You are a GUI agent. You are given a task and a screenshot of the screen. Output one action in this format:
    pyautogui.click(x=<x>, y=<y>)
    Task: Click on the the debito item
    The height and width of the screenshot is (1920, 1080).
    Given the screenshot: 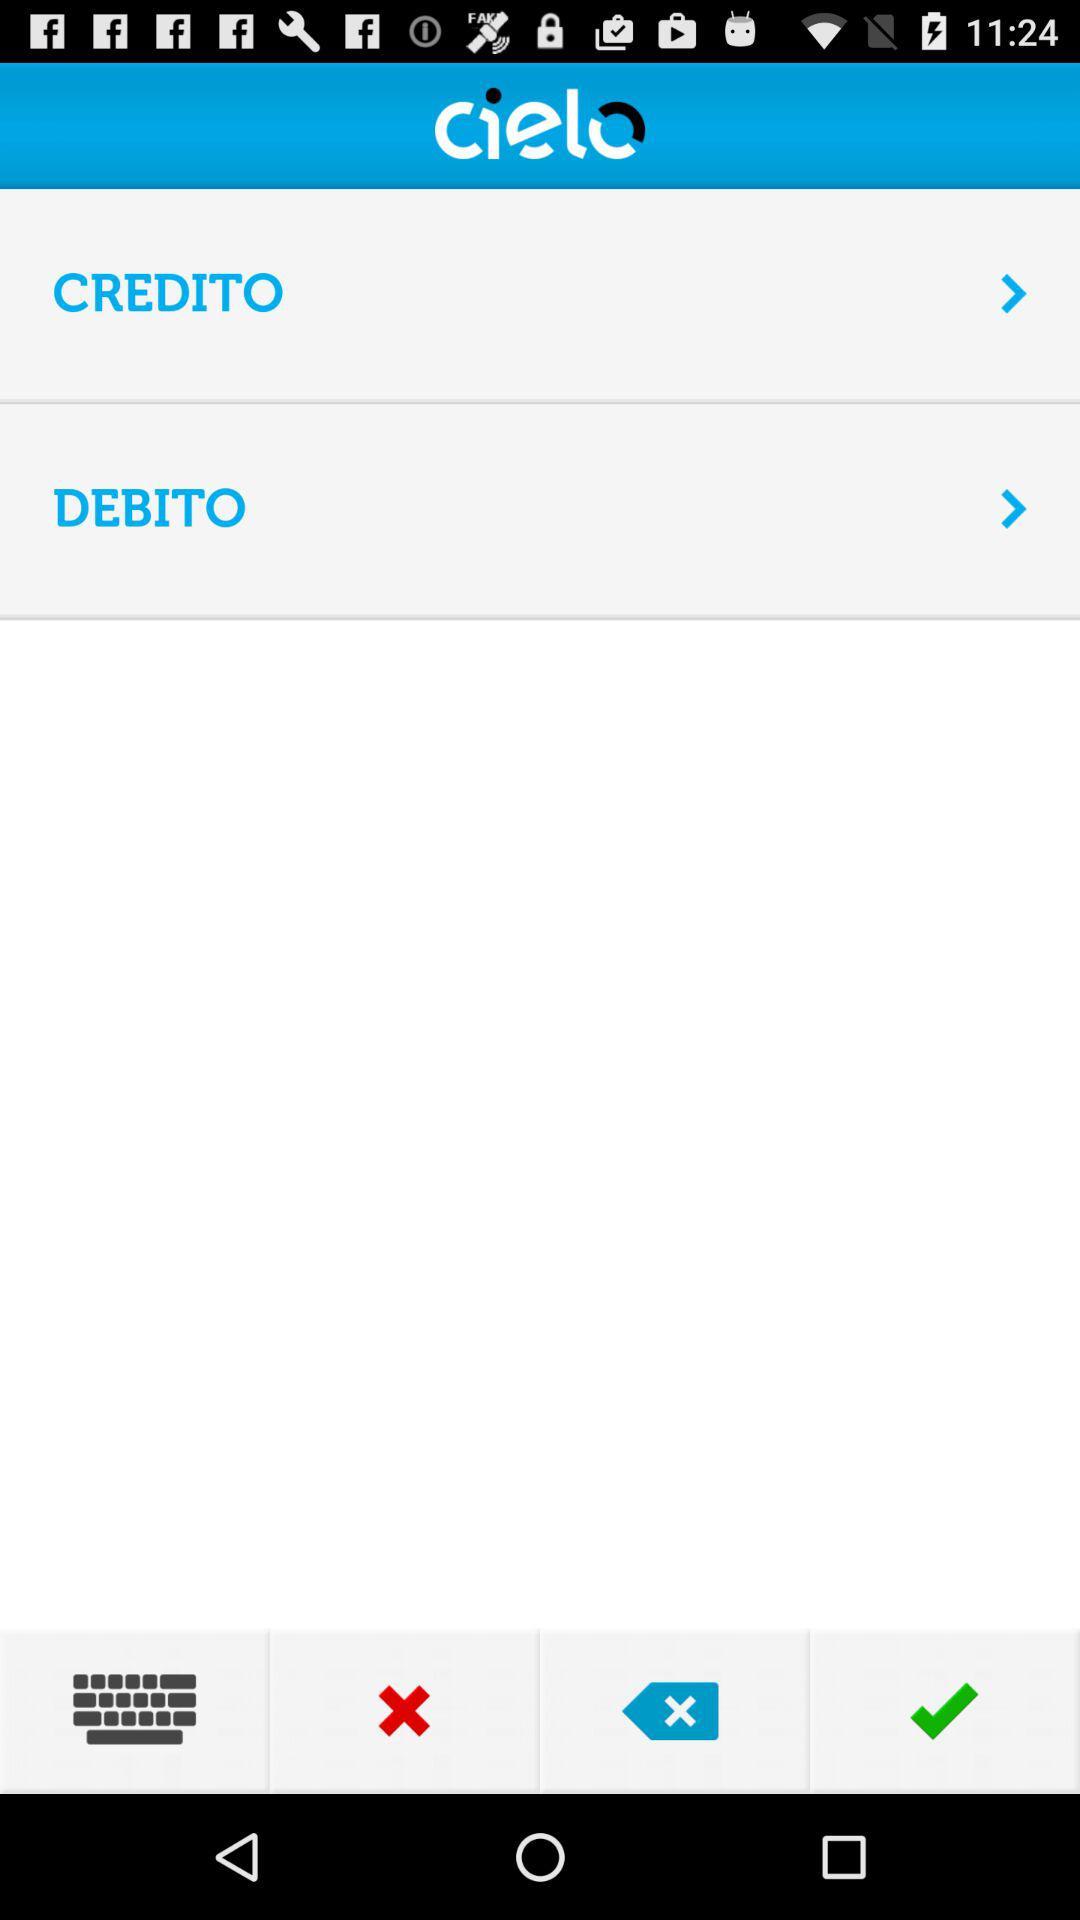 What is the action you would take?
    pyautogui.click(x=512, y=508)
    